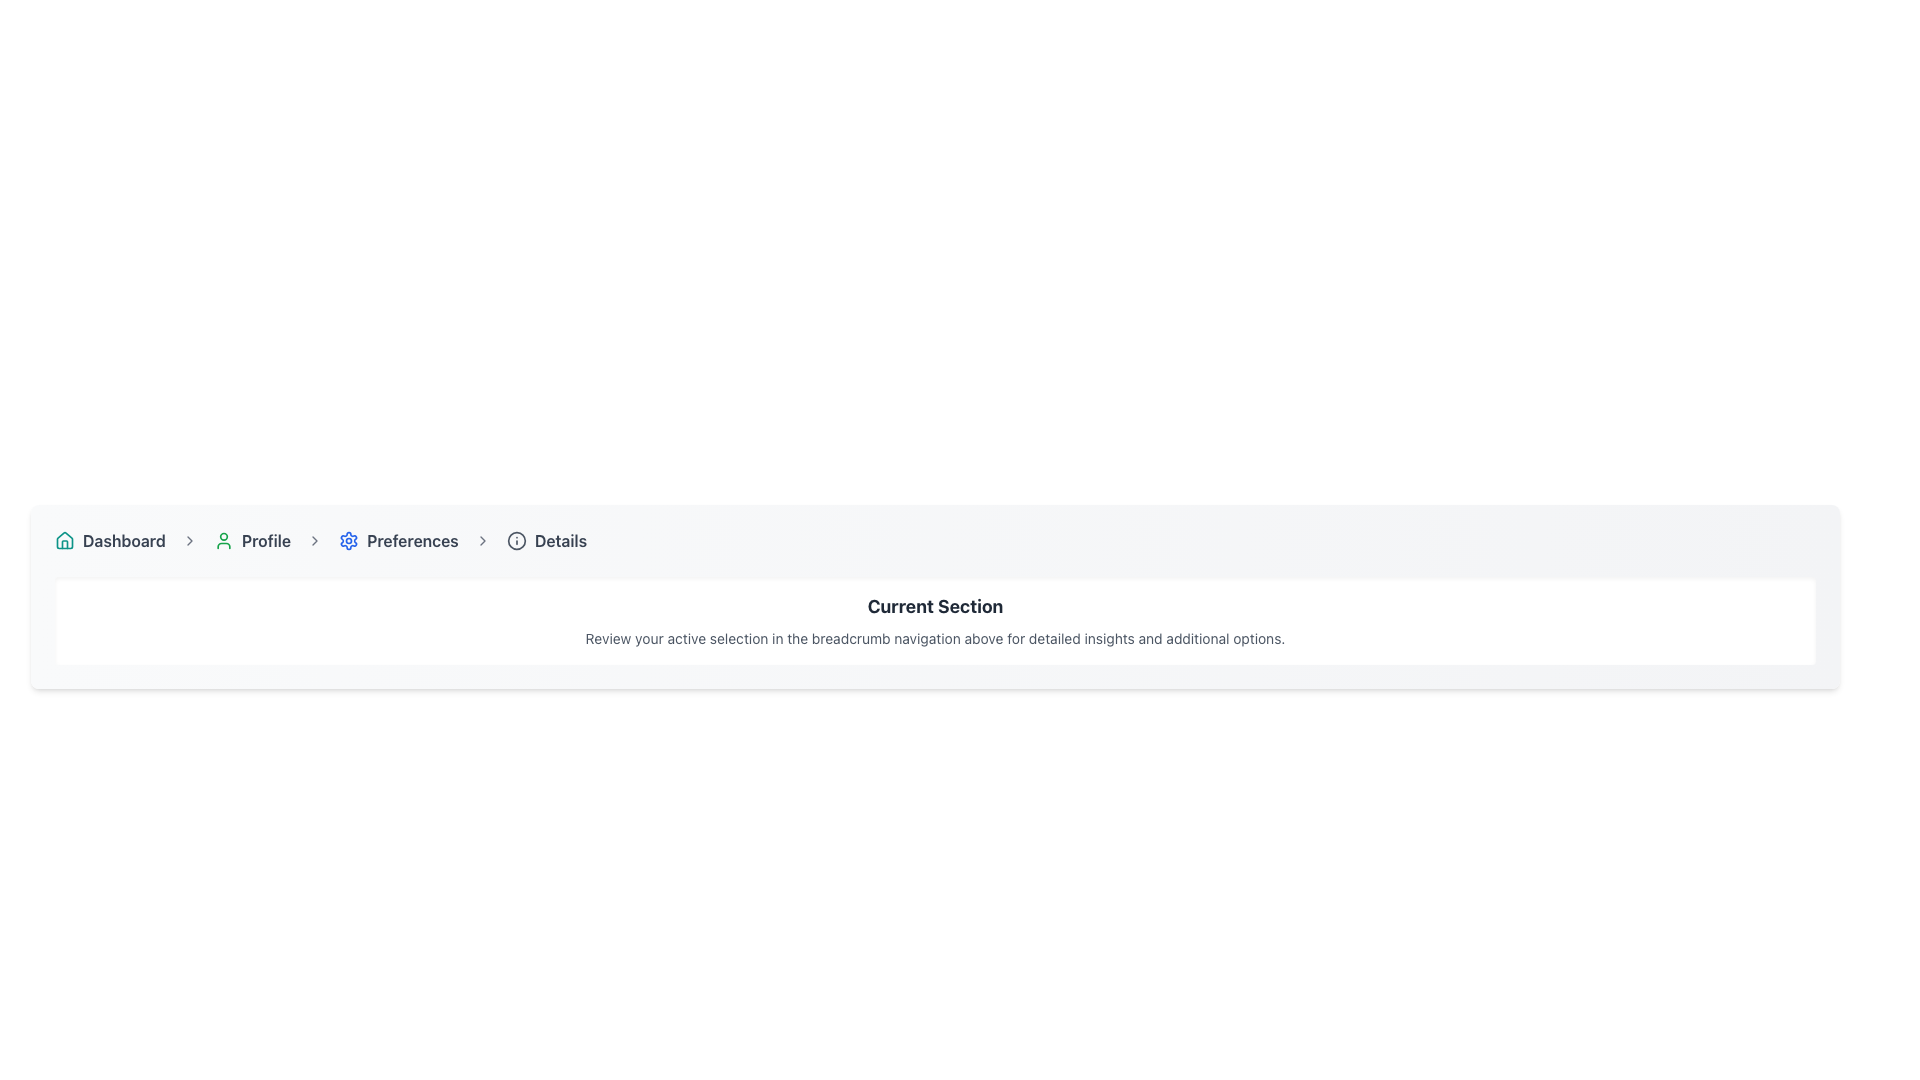  Describe the element at coordinates (349, 540) in the screenshot. I see `the cogwheel settings icon located between the 'Profile' icon and the 'Preferences' text in the breadcrumb navigation` at that location.